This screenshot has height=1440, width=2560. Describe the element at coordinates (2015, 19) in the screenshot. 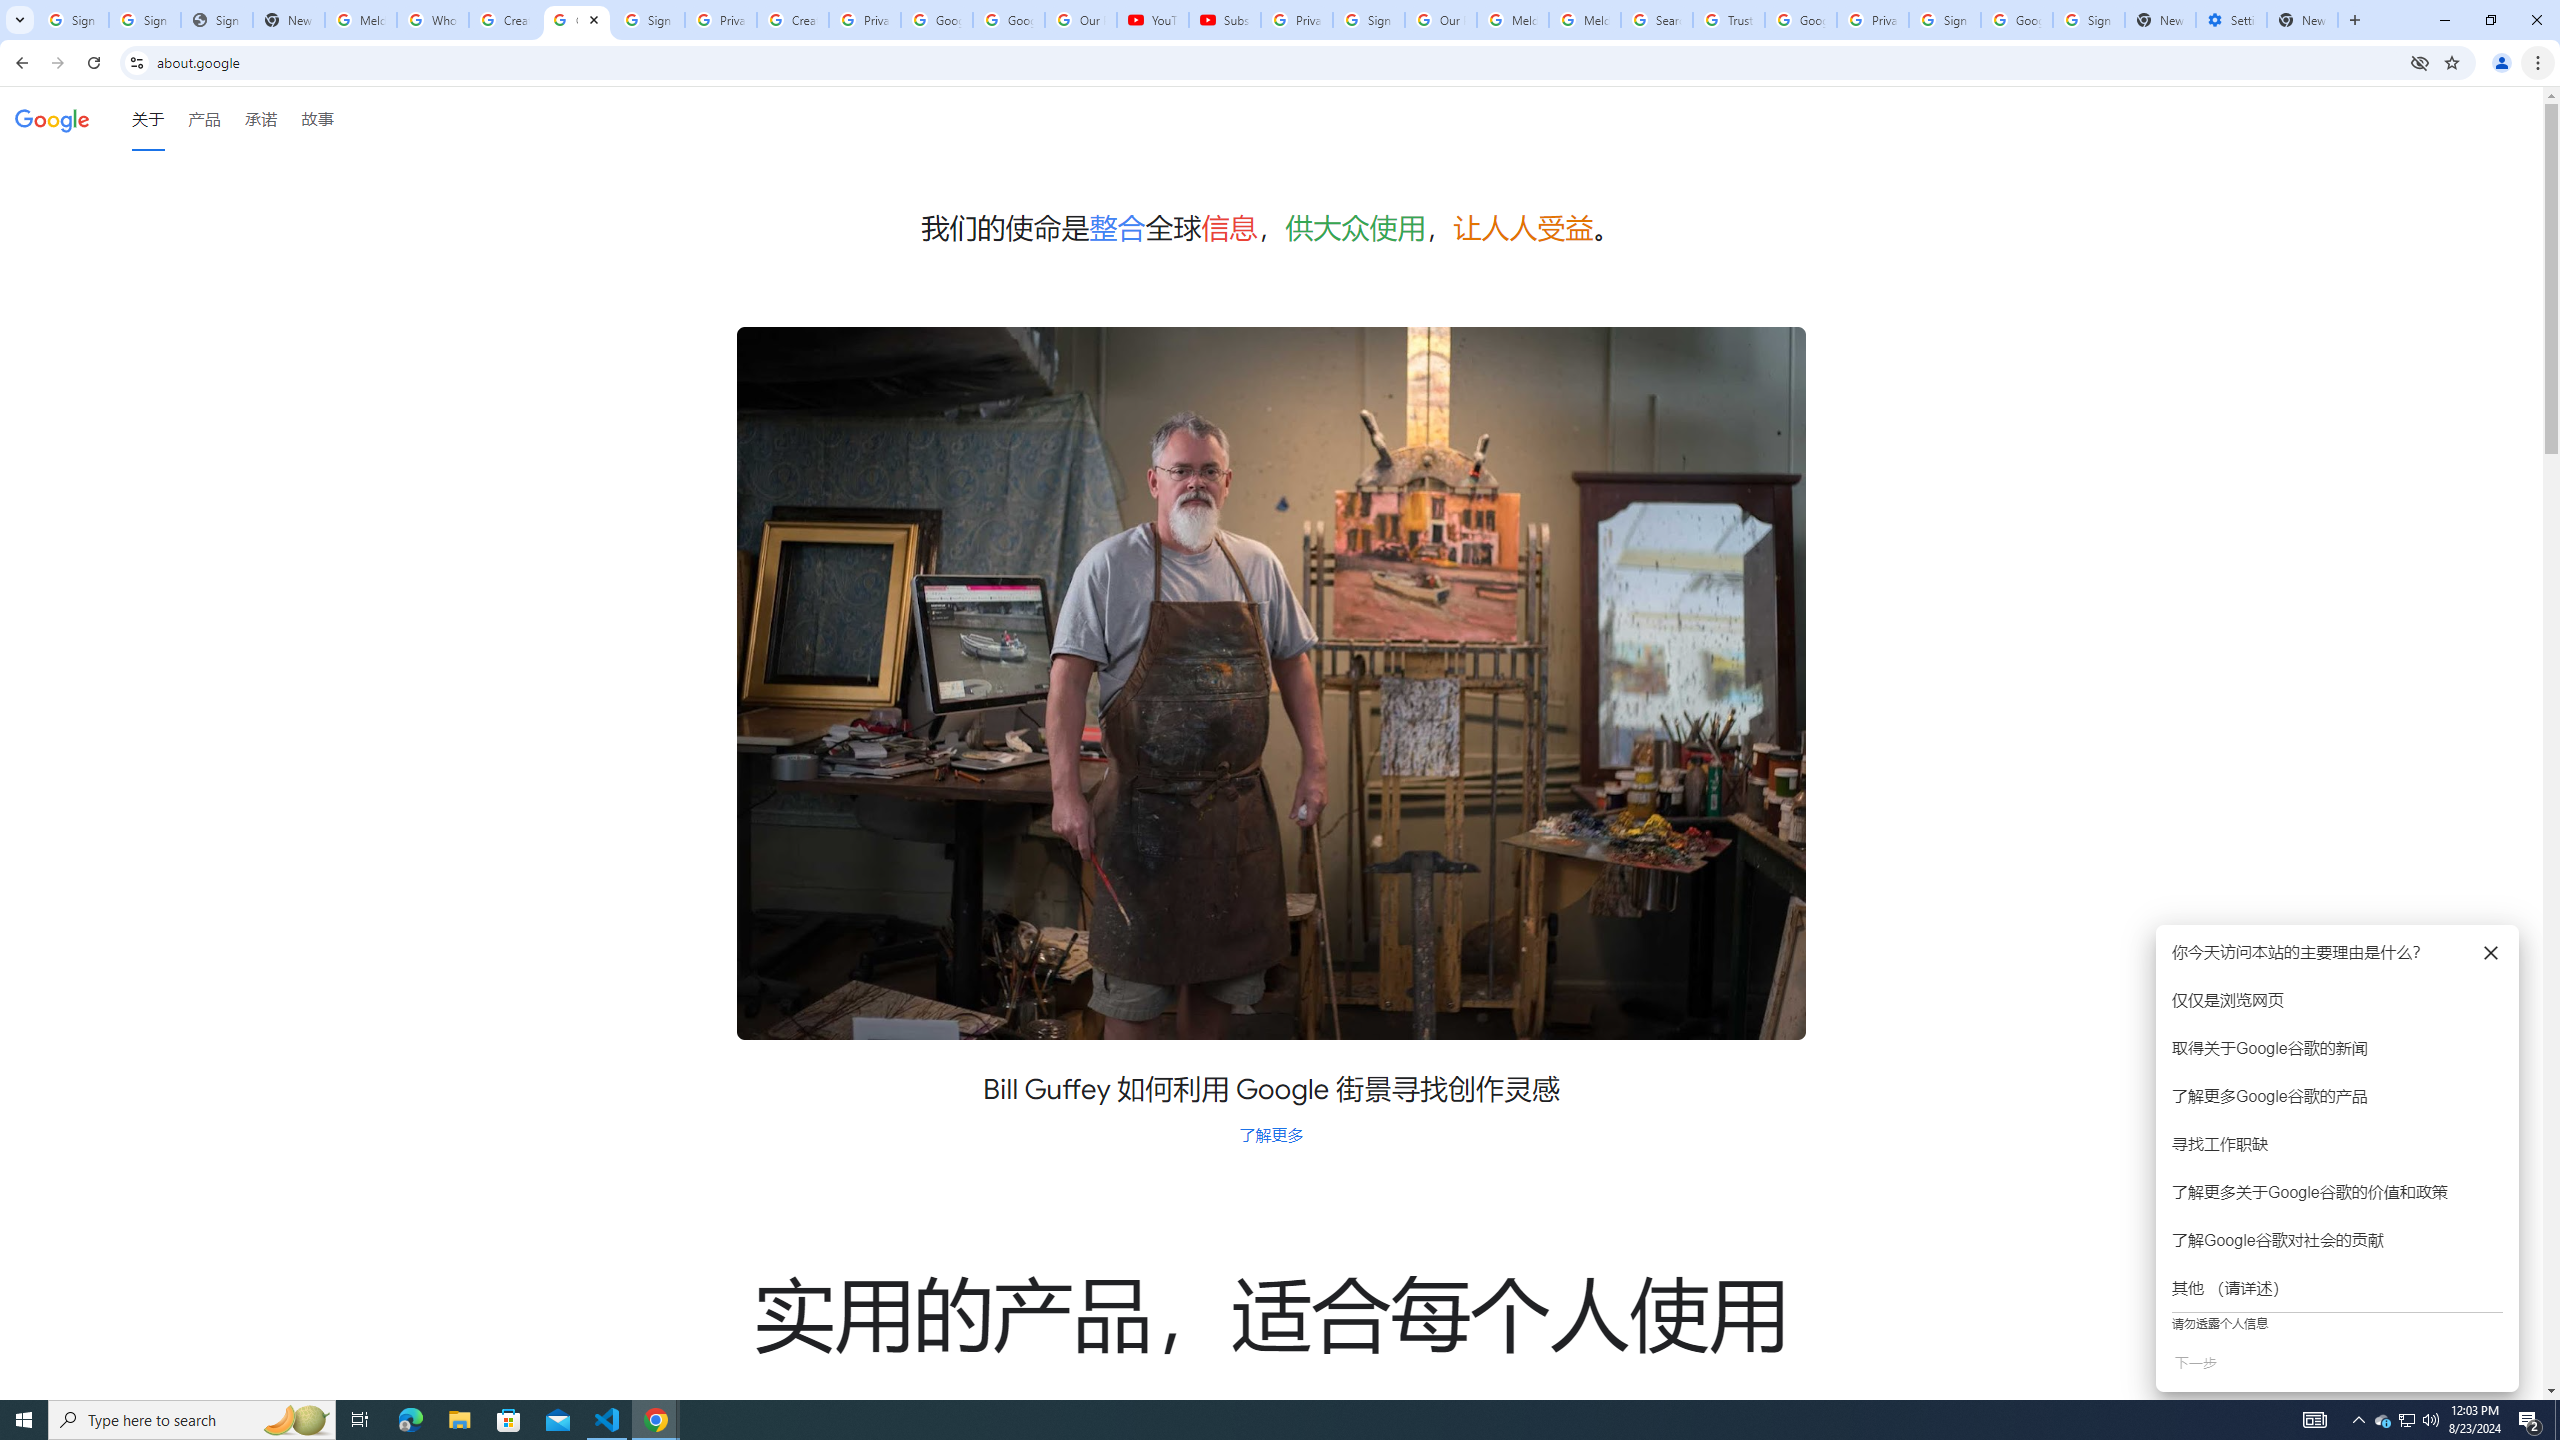

I see `'Google Cybersecurity Innovations - Google Safety Center'` at that location.